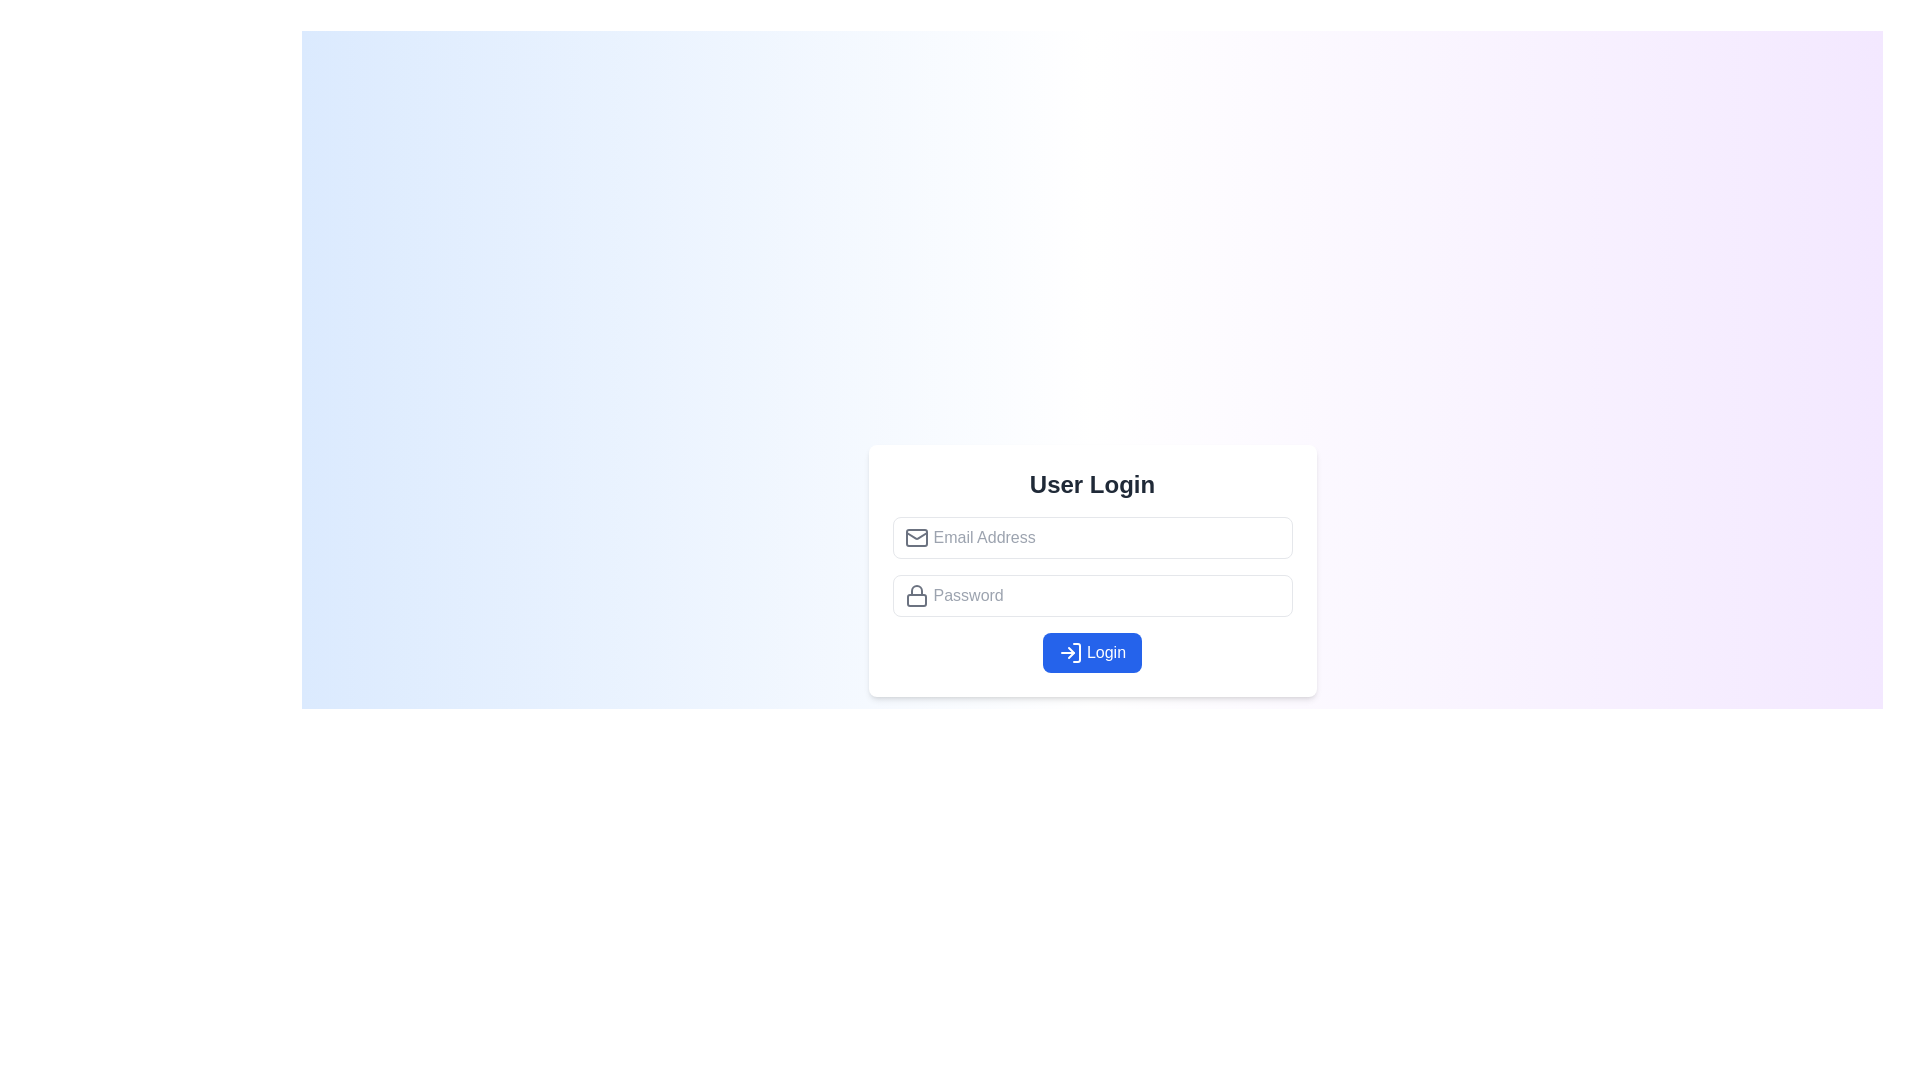 Image resolution: width=1920 pixels, height=1080 pixels. I want to click on the bottom triangle line of the envelope icon within the SVG, located above the 'Email Address' text entry, so click(915, 535).